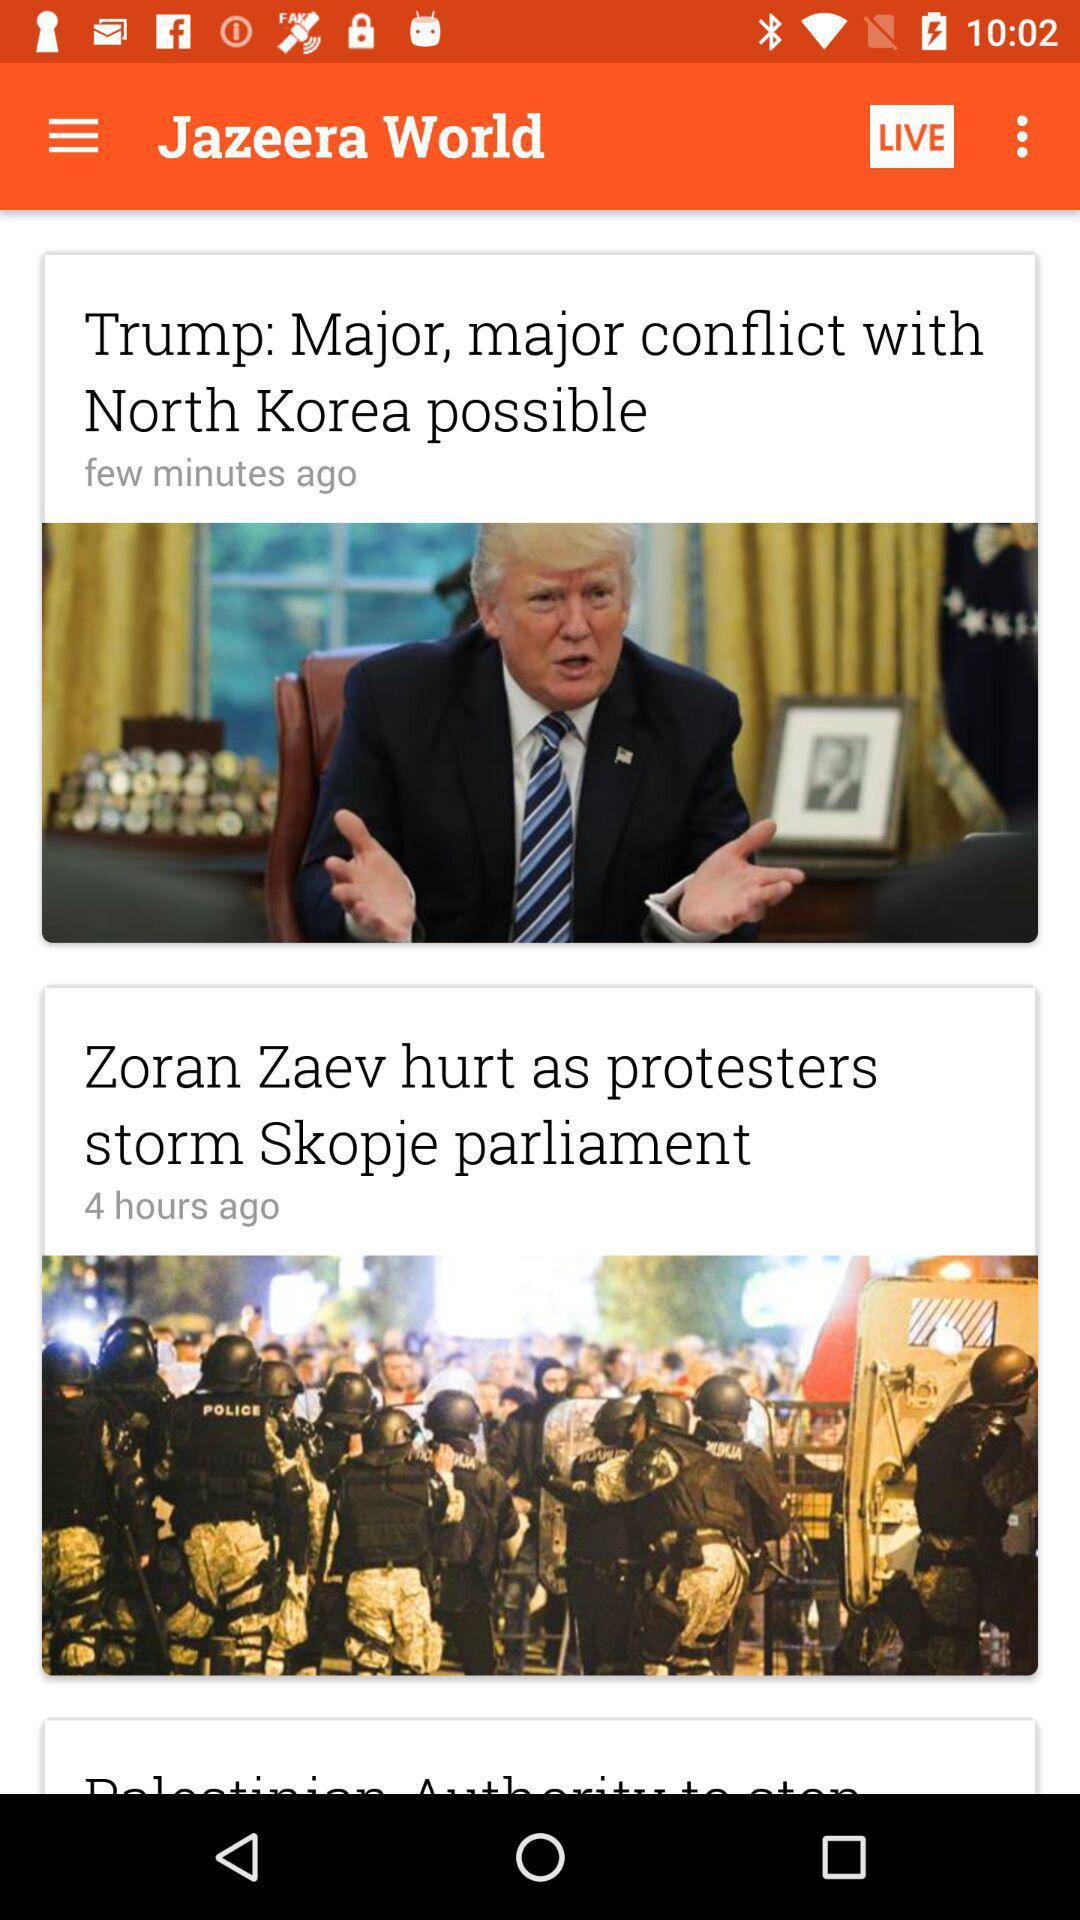 The image size is (1080, 1920). I want to click on icon to the left of jazeera world icon, so click(72, 135).